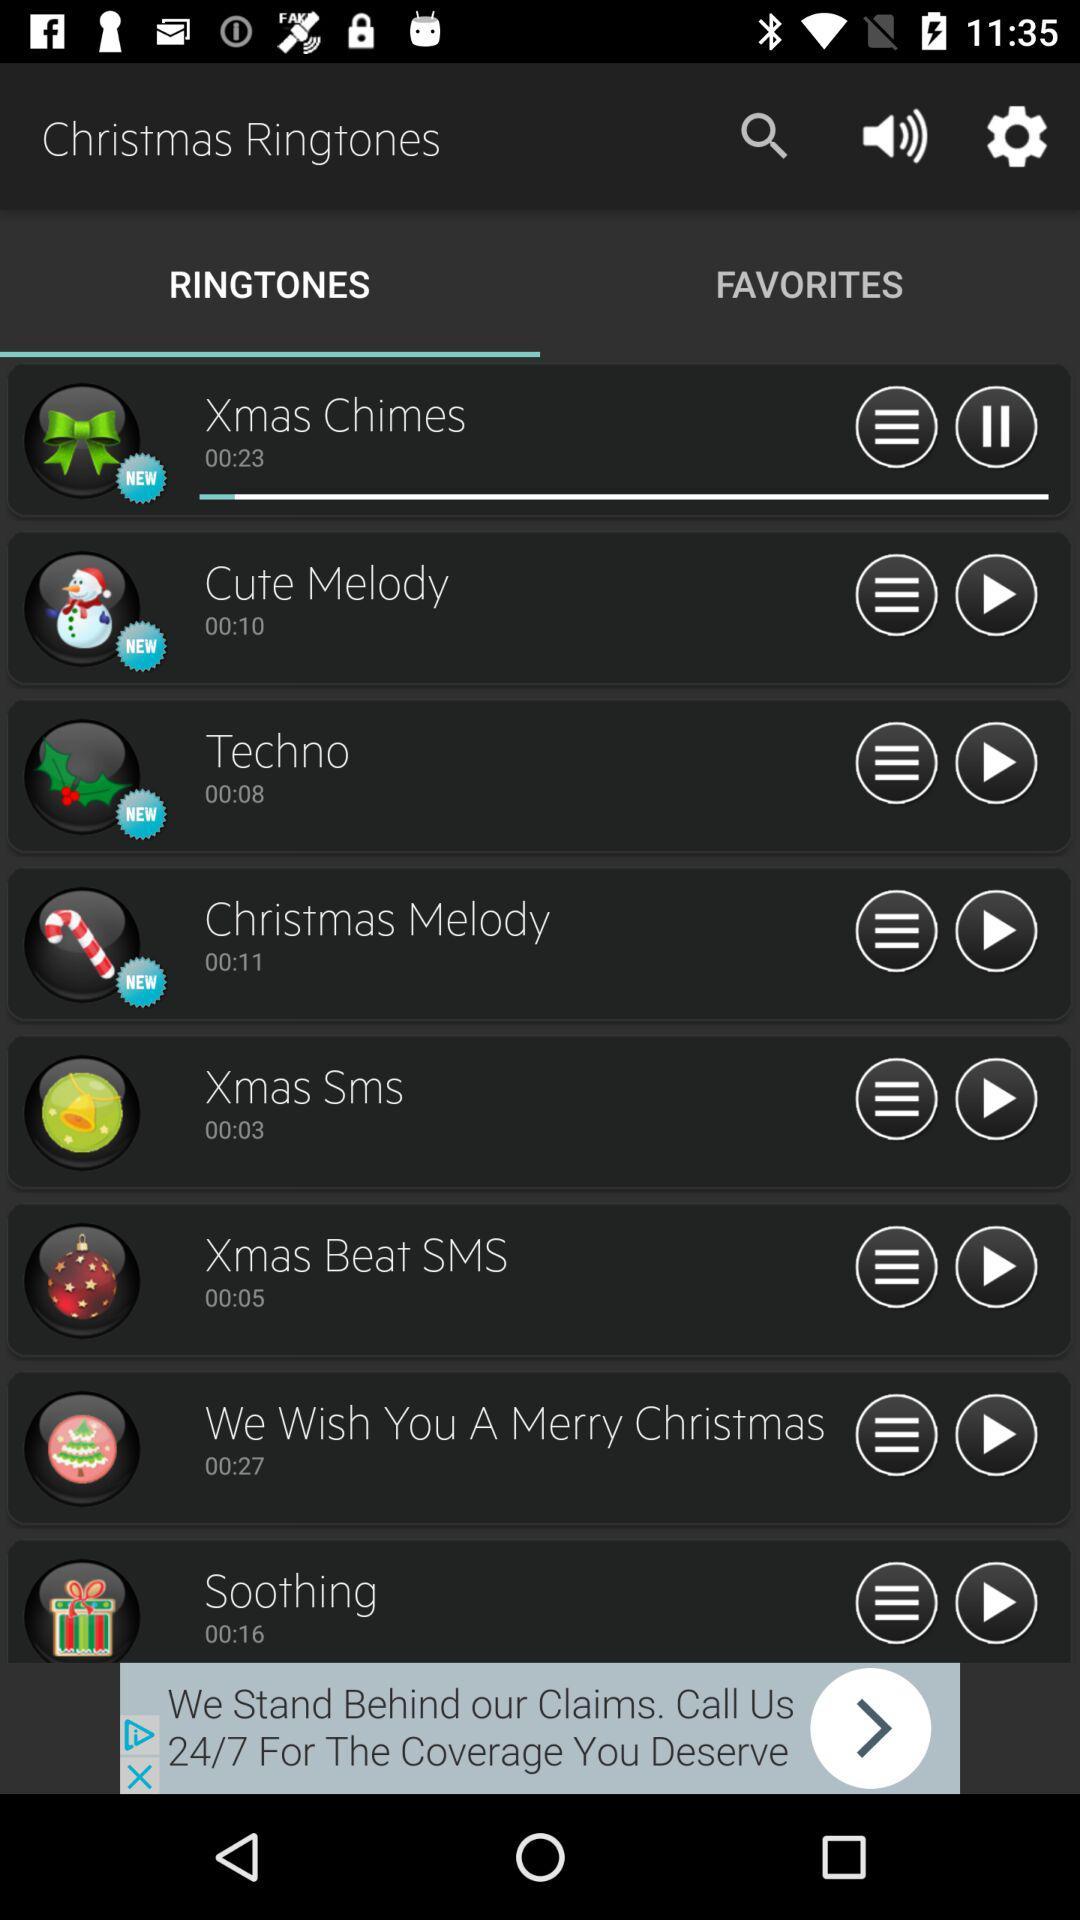  I want to click on option, so click(80, 776).